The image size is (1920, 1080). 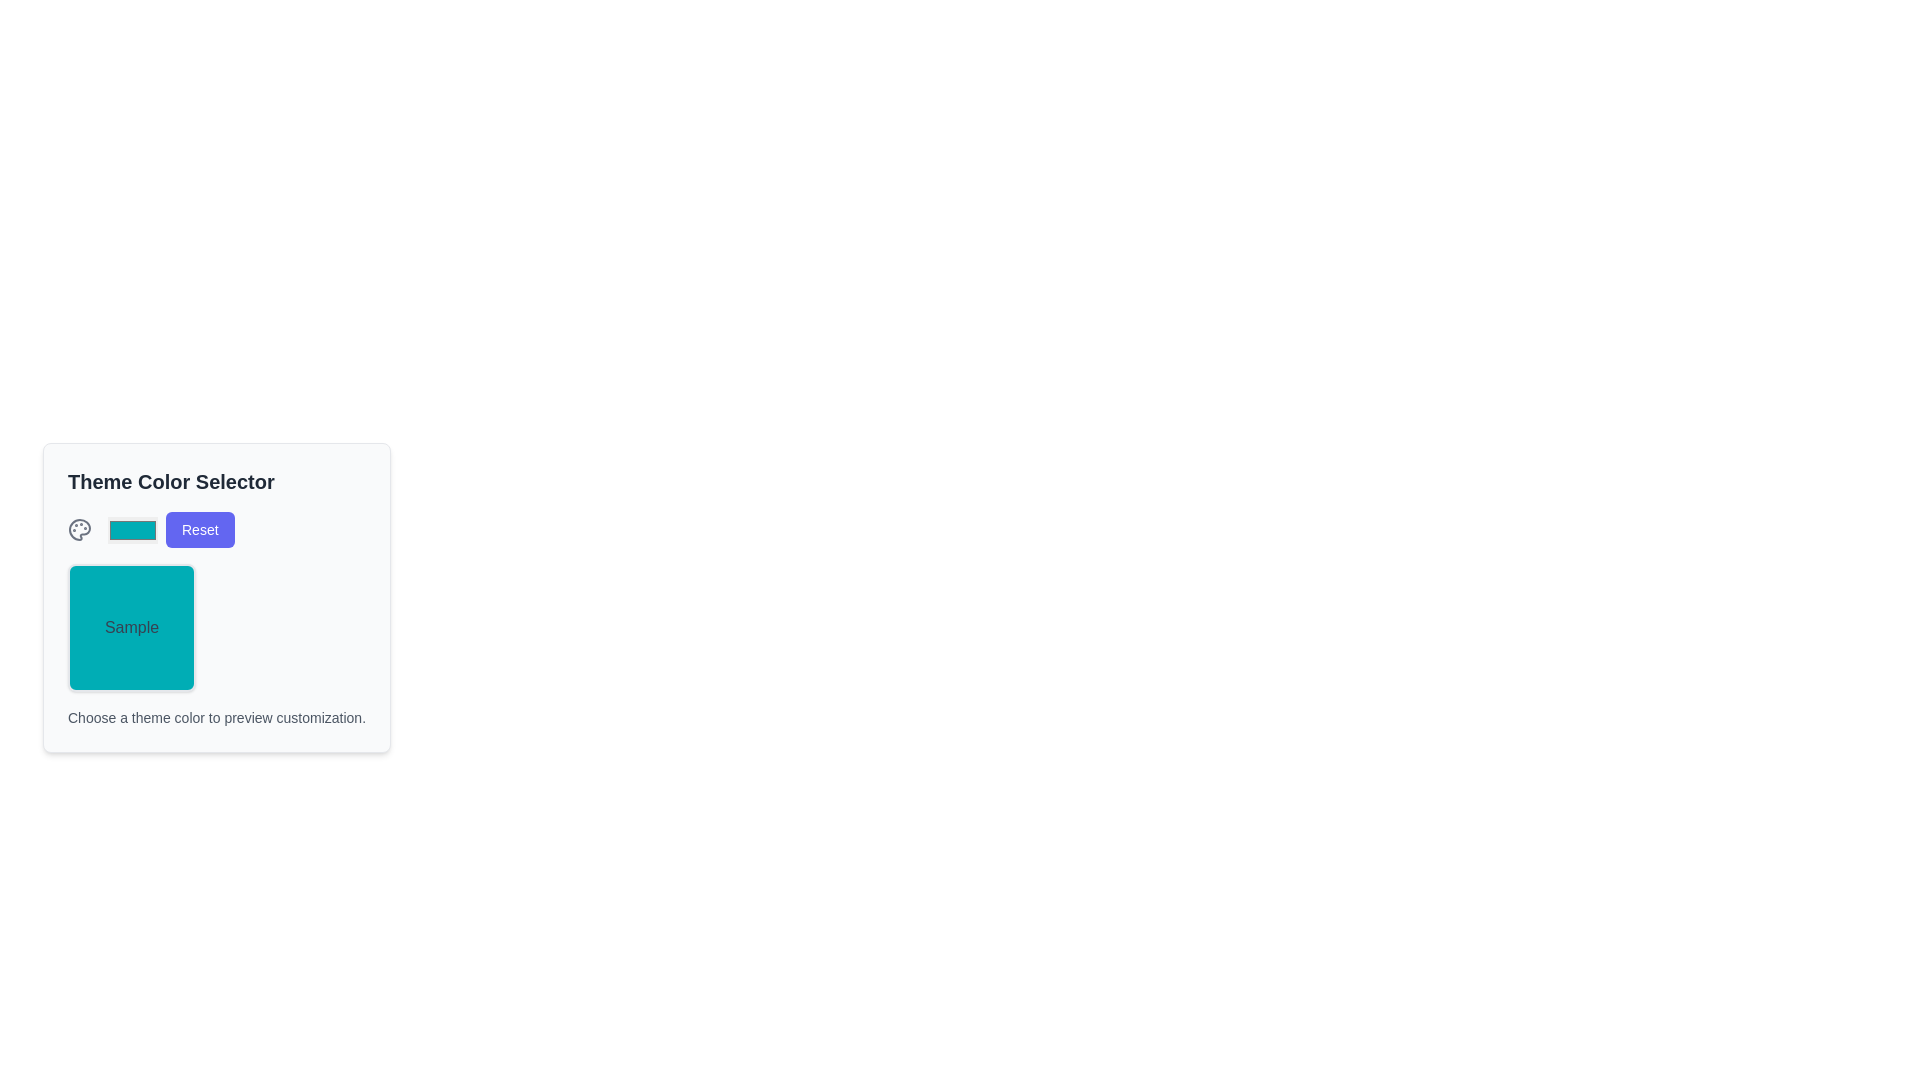 I want to click on the palette icon located on the leftmost side of the 'Theme Color Selector' section, which signifies color selection or customization, so click(x=80, y=528).